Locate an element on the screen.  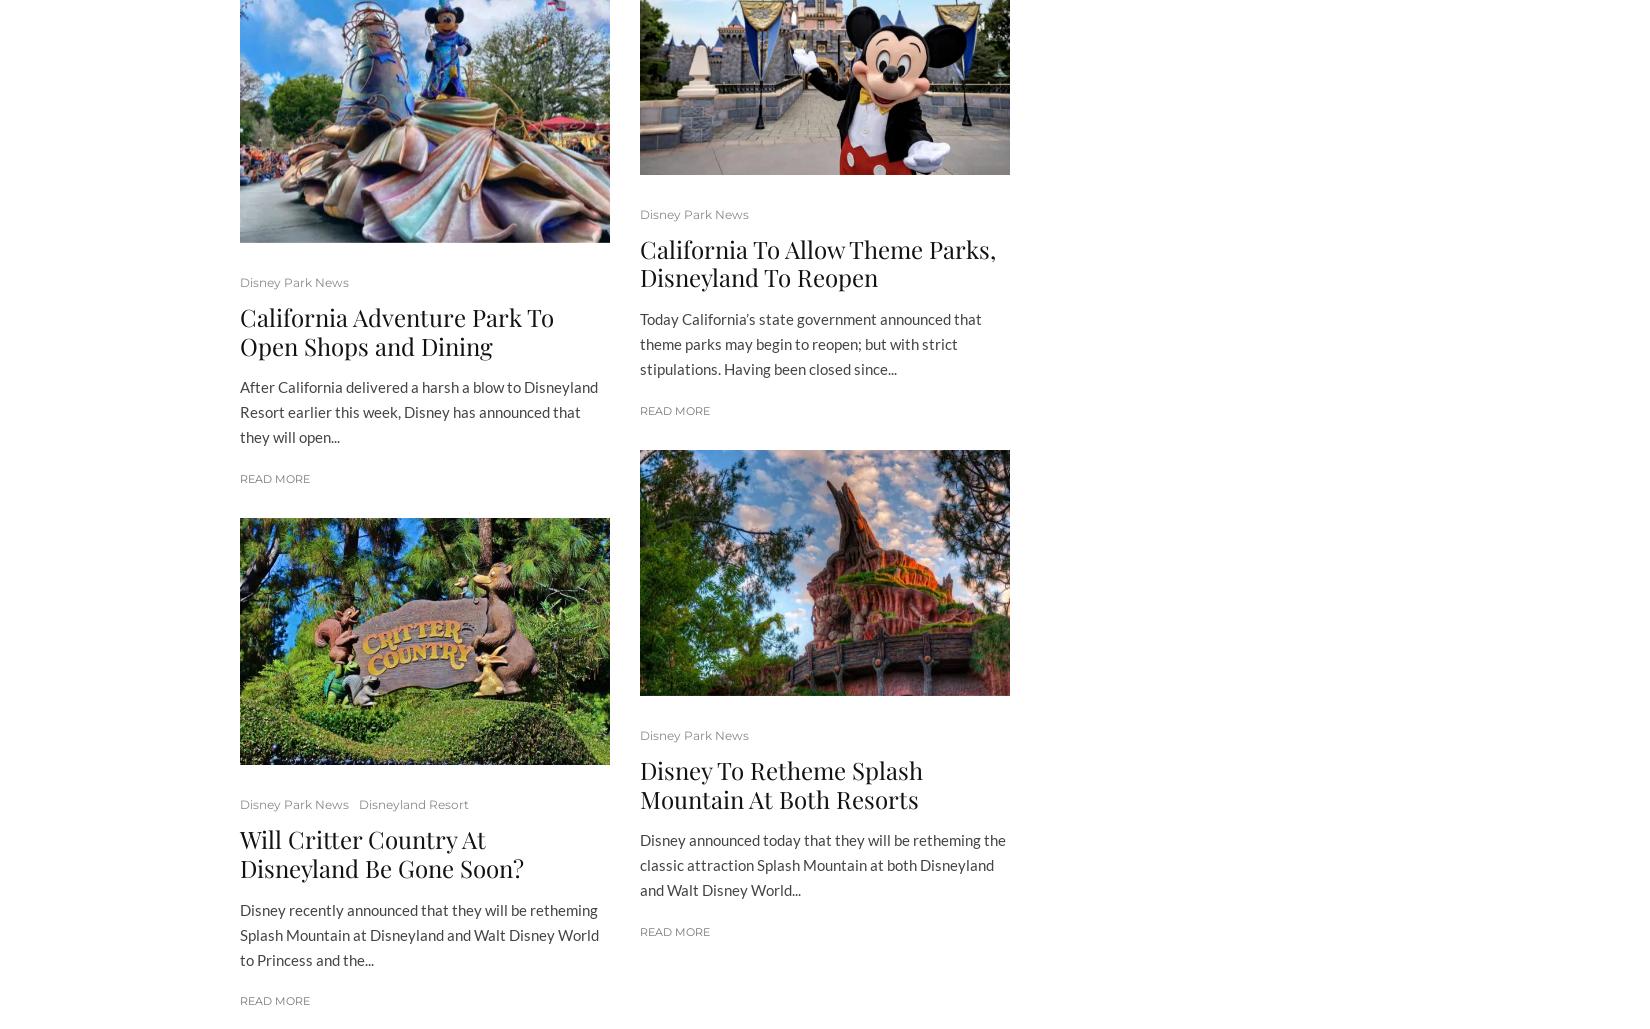
'Disneyland Resort' is located at coordinates (412, 804).